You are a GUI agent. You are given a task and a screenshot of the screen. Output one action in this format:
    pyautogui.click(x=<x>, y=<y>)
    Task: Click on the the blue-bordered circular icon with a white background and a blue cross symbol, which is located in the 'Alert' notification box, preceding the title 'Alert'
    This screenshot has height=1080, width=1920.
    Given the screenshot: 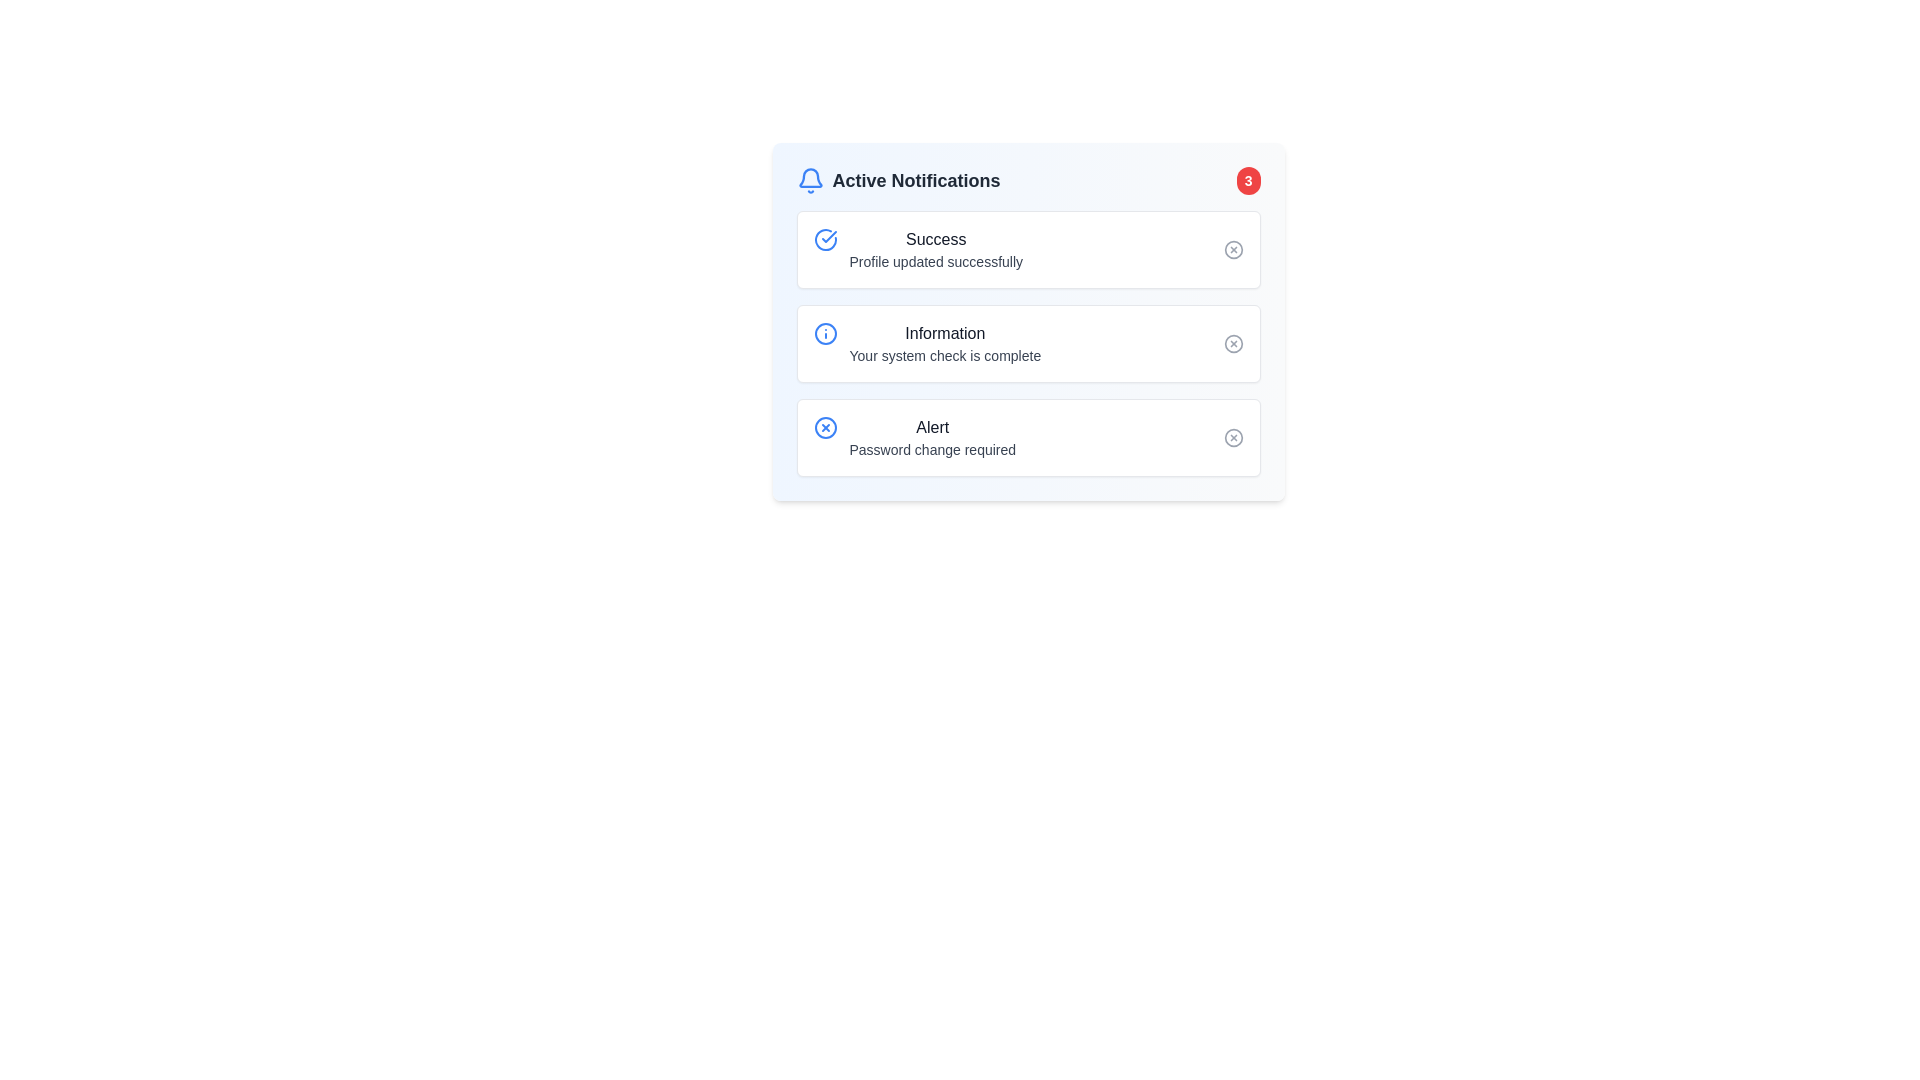 What is the action you would take?
    pyautogui.click(x=825, y=427)
    